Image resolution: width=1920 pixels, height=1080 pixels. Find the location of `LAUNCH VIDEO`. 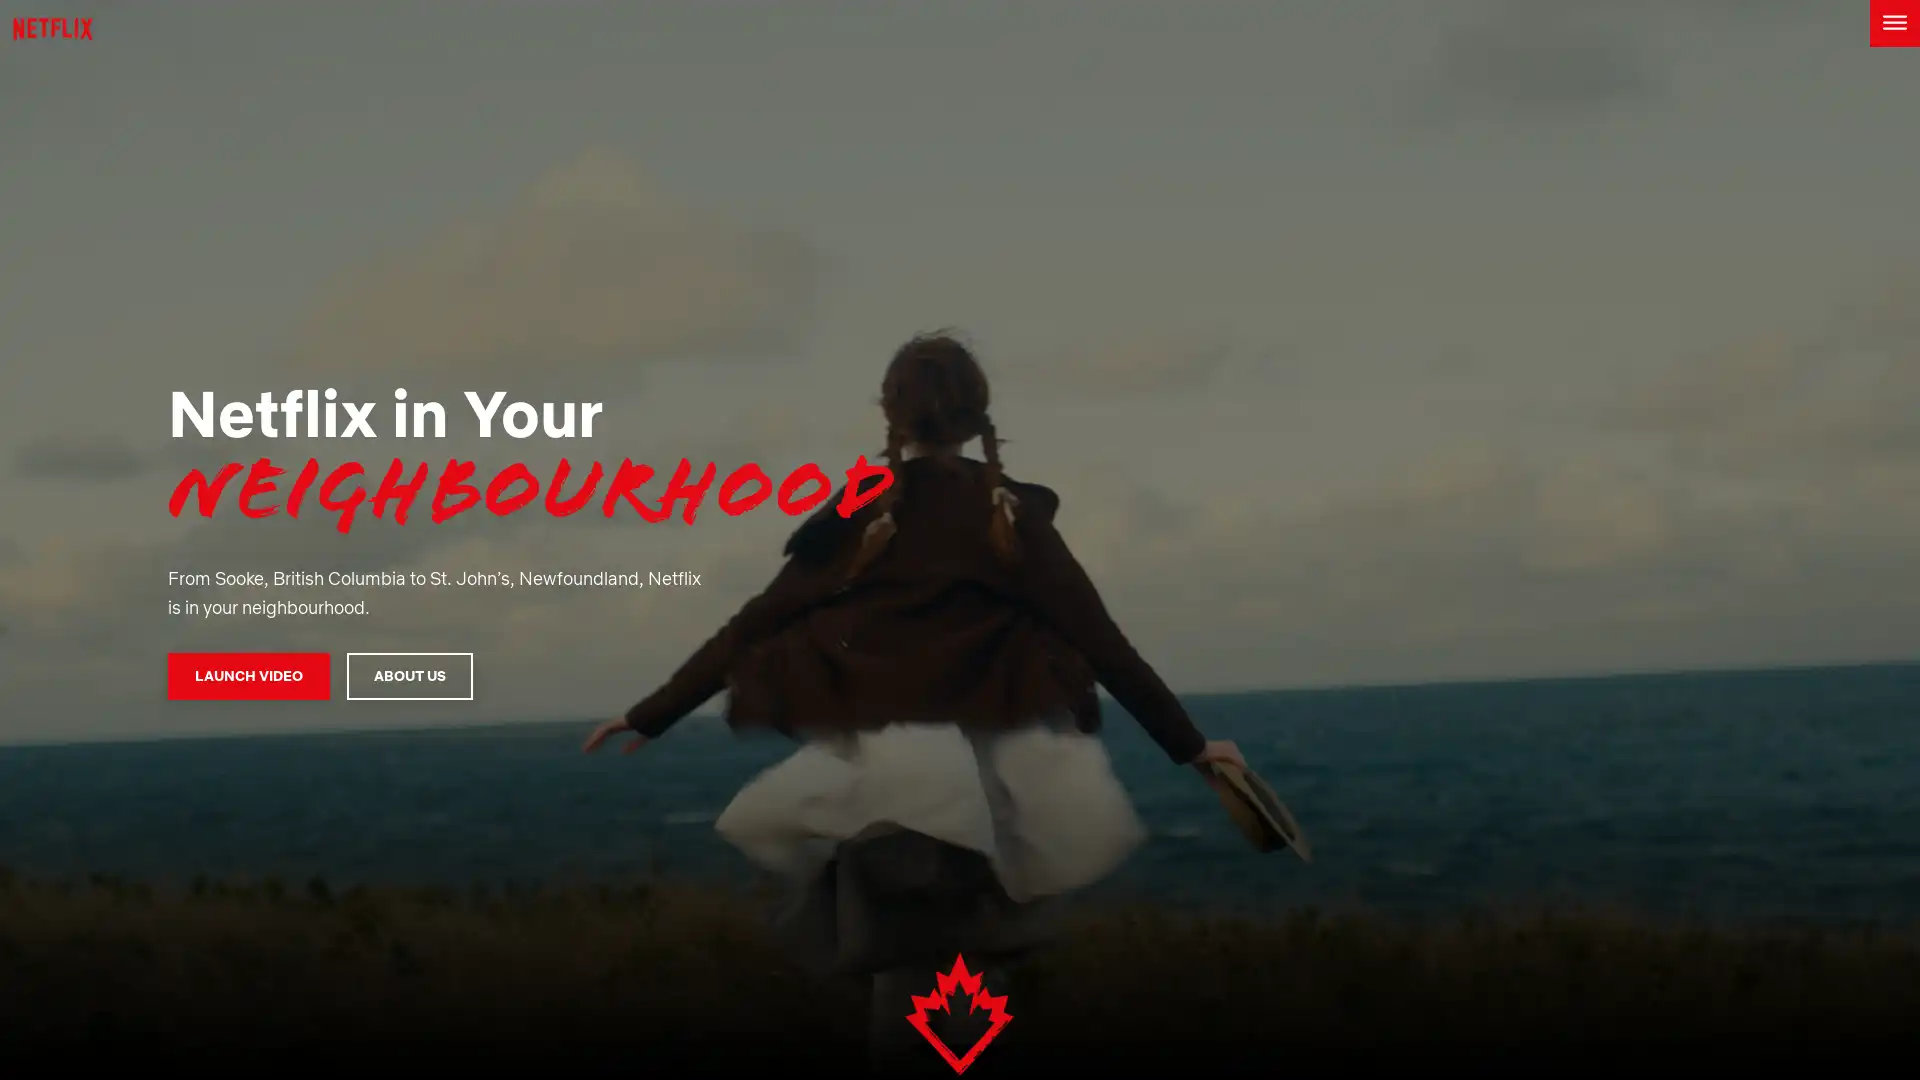

LAUNCH VIDEO is located at coordinates (247, 675).